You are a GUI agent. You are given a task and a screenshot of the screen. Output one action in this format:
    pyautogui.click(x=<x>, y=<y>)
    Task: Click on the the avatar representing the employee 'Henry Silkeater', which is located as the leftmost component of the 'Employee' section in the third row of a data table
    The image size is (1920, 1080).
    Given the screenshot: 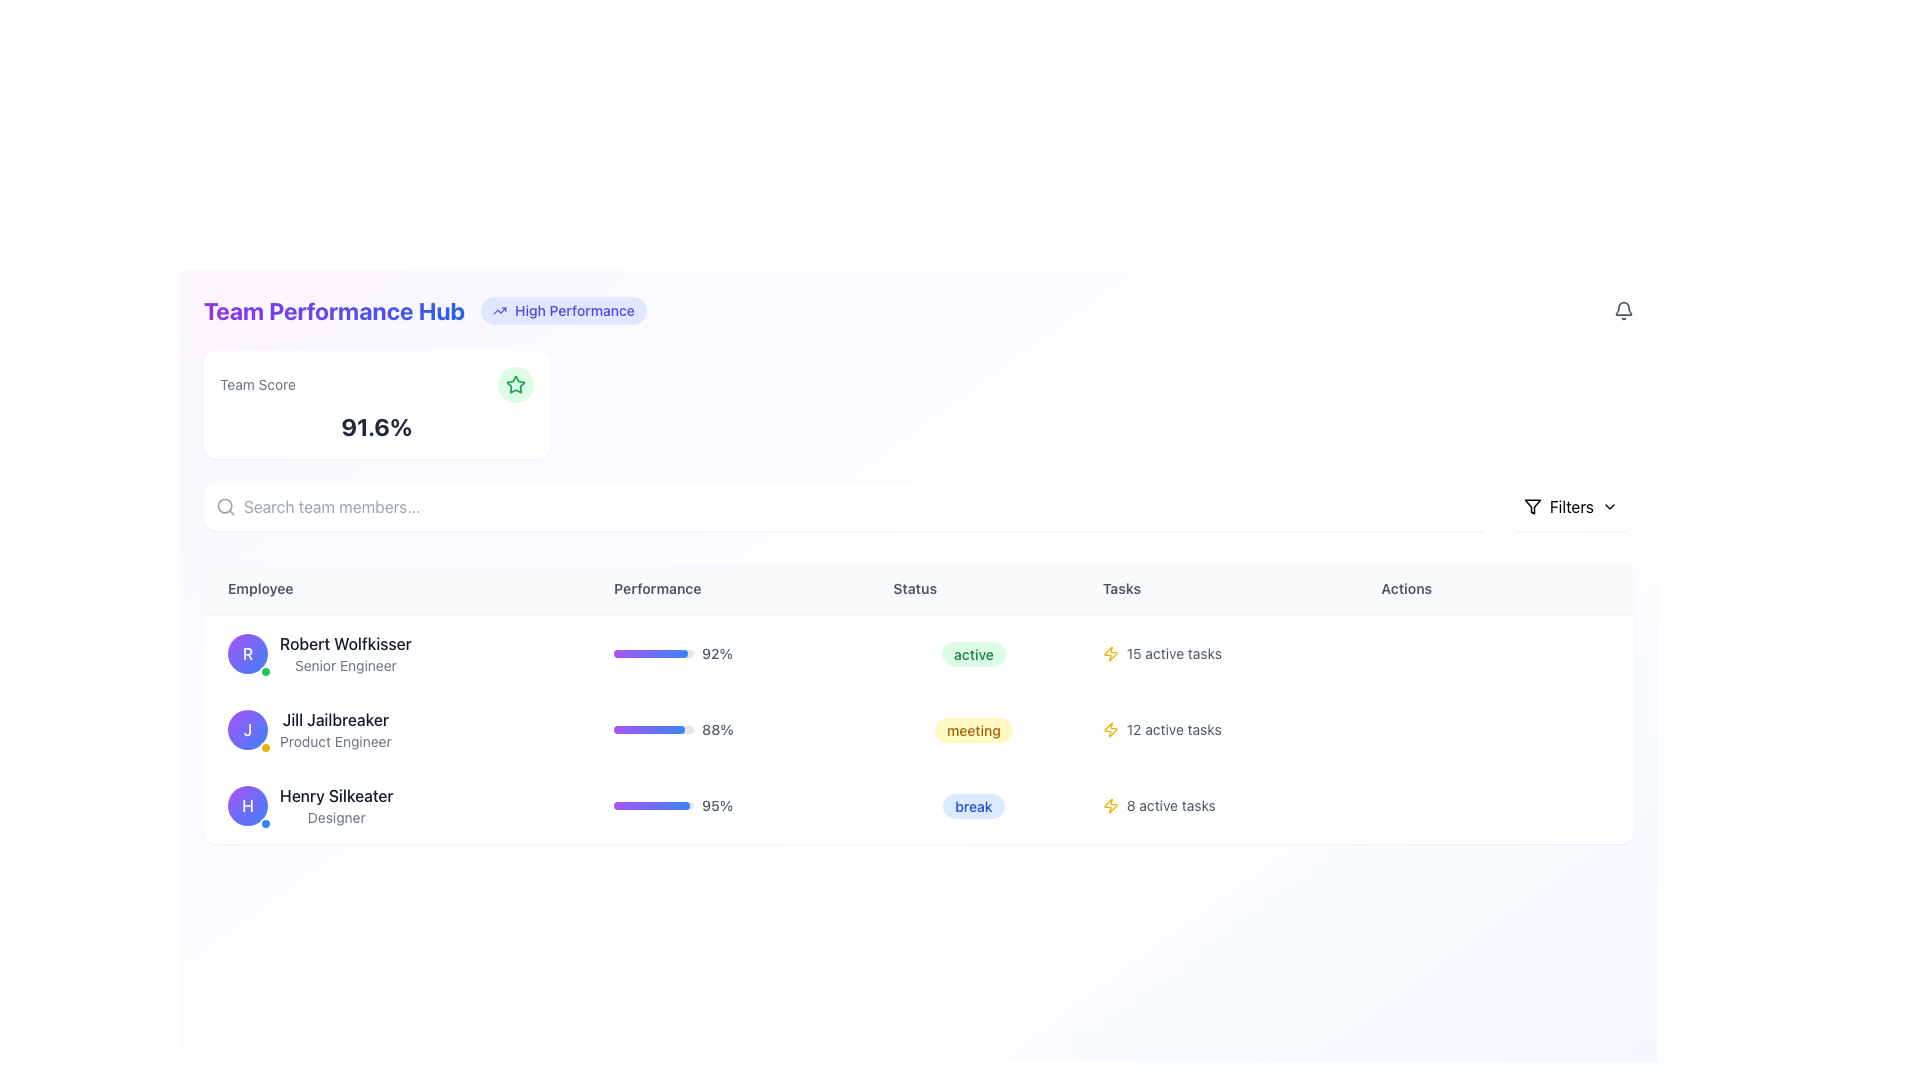 What is the action you would take?
    pyautogui.click(x=247, y=805)
    